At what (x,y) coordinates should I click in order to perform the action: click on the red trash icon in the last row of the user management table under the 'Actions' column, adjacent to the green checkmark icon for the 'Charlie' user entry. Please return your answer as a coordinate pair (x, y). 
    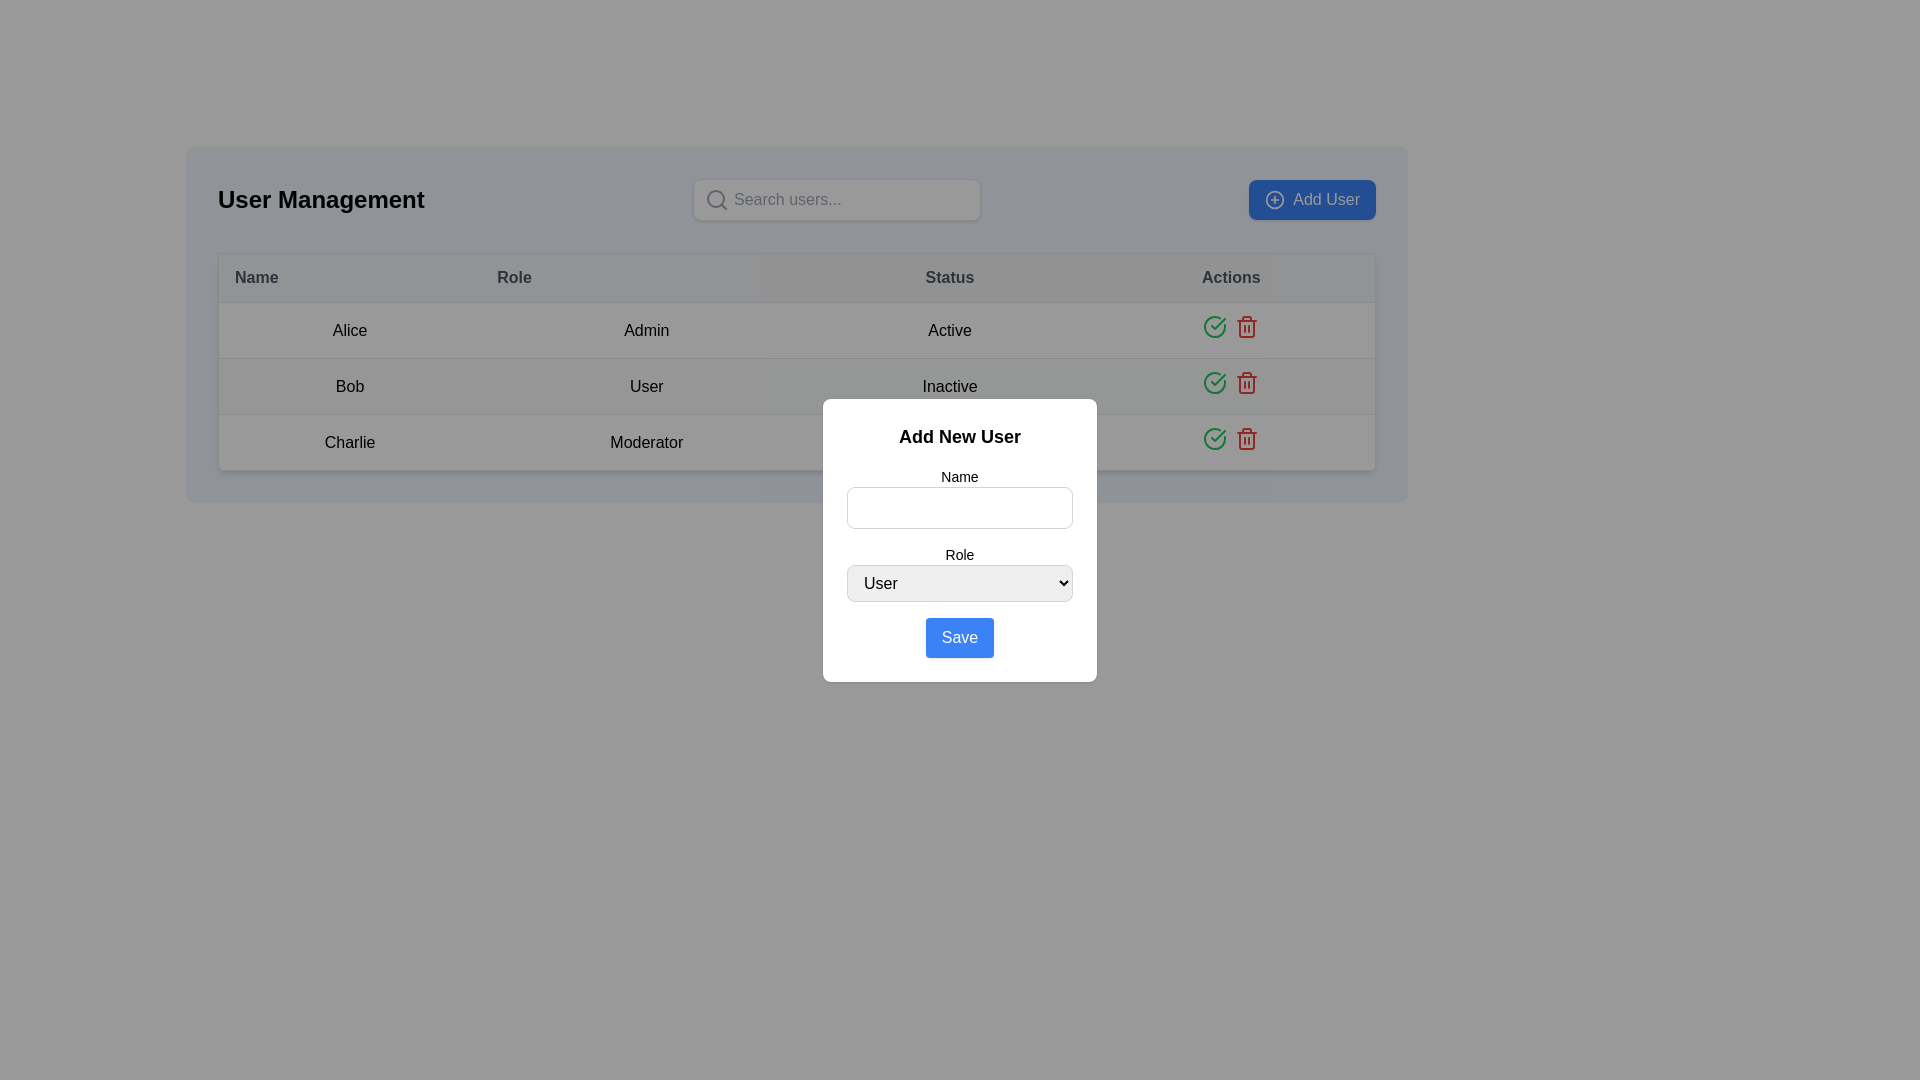
    Looking at the image, I should click on (1246, 438).